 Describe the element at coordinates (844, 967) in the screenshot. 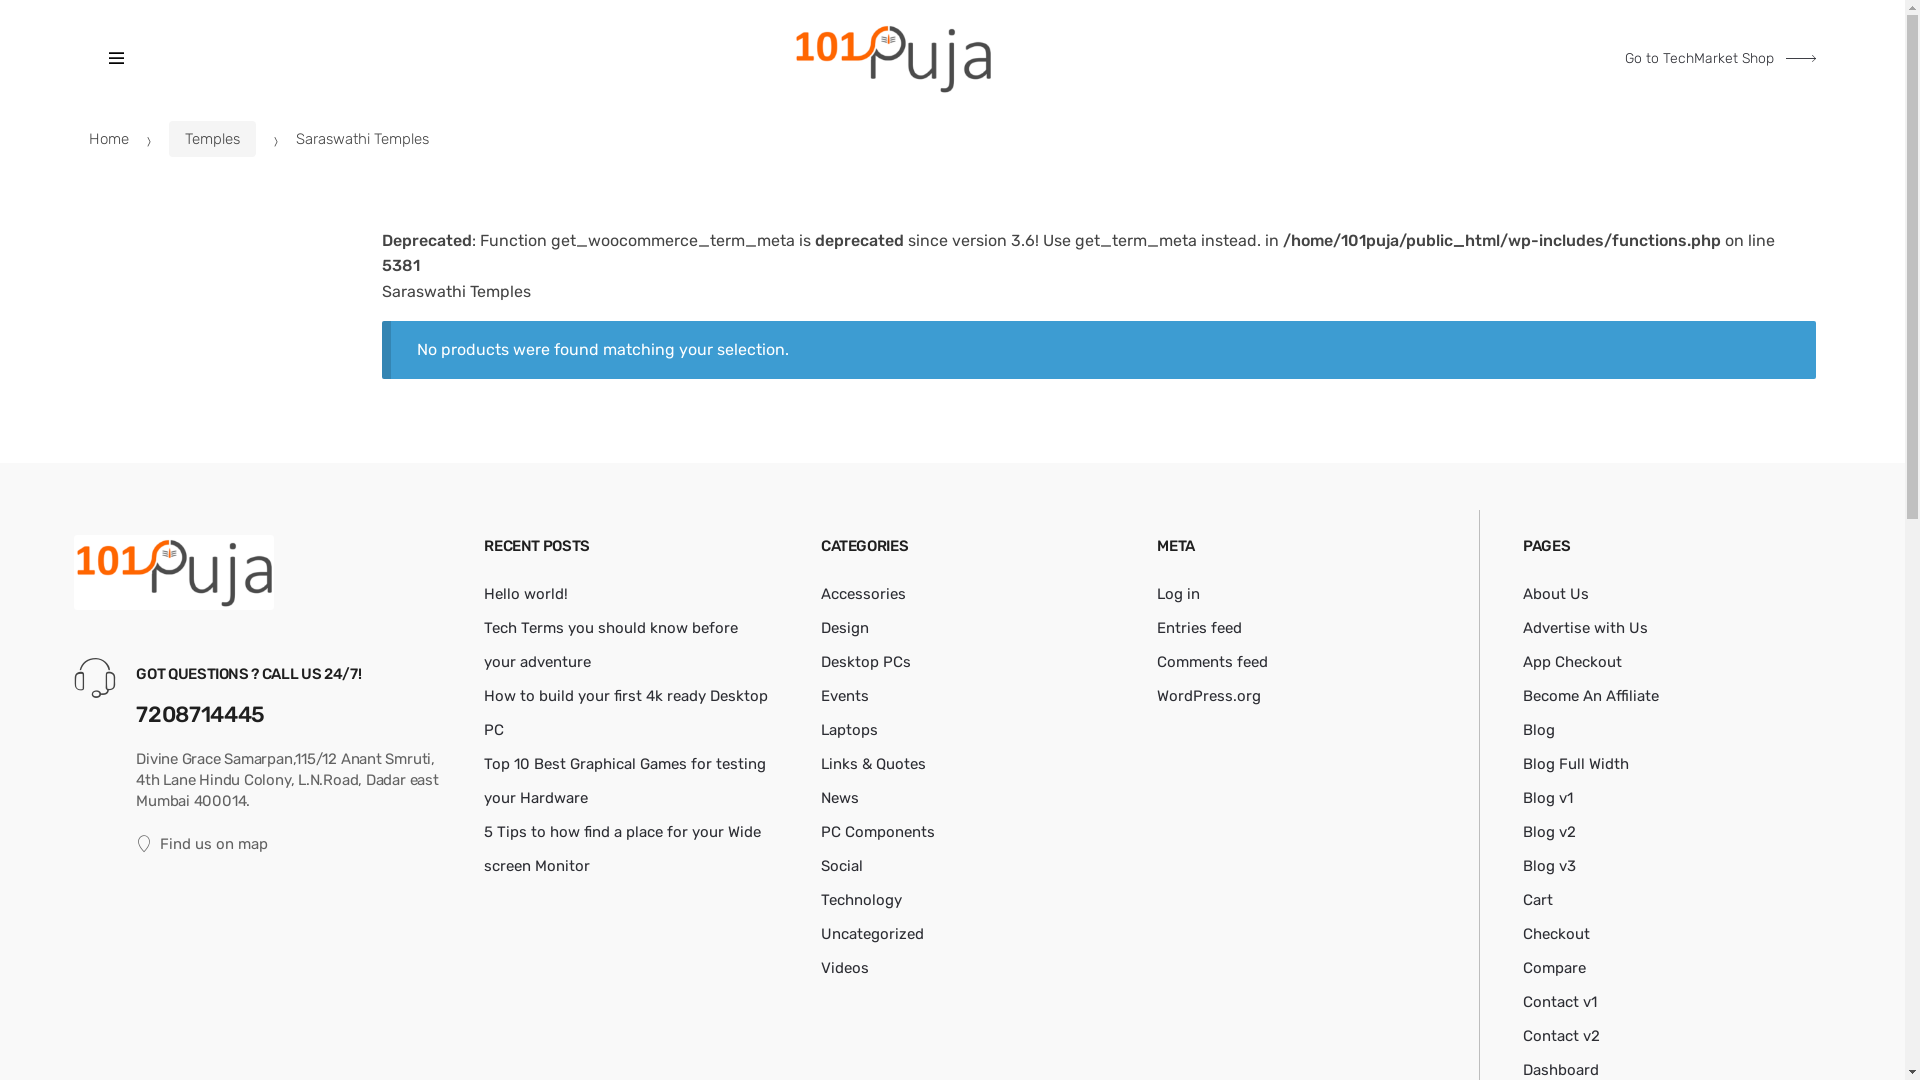

I see `'Videos'` at that location.